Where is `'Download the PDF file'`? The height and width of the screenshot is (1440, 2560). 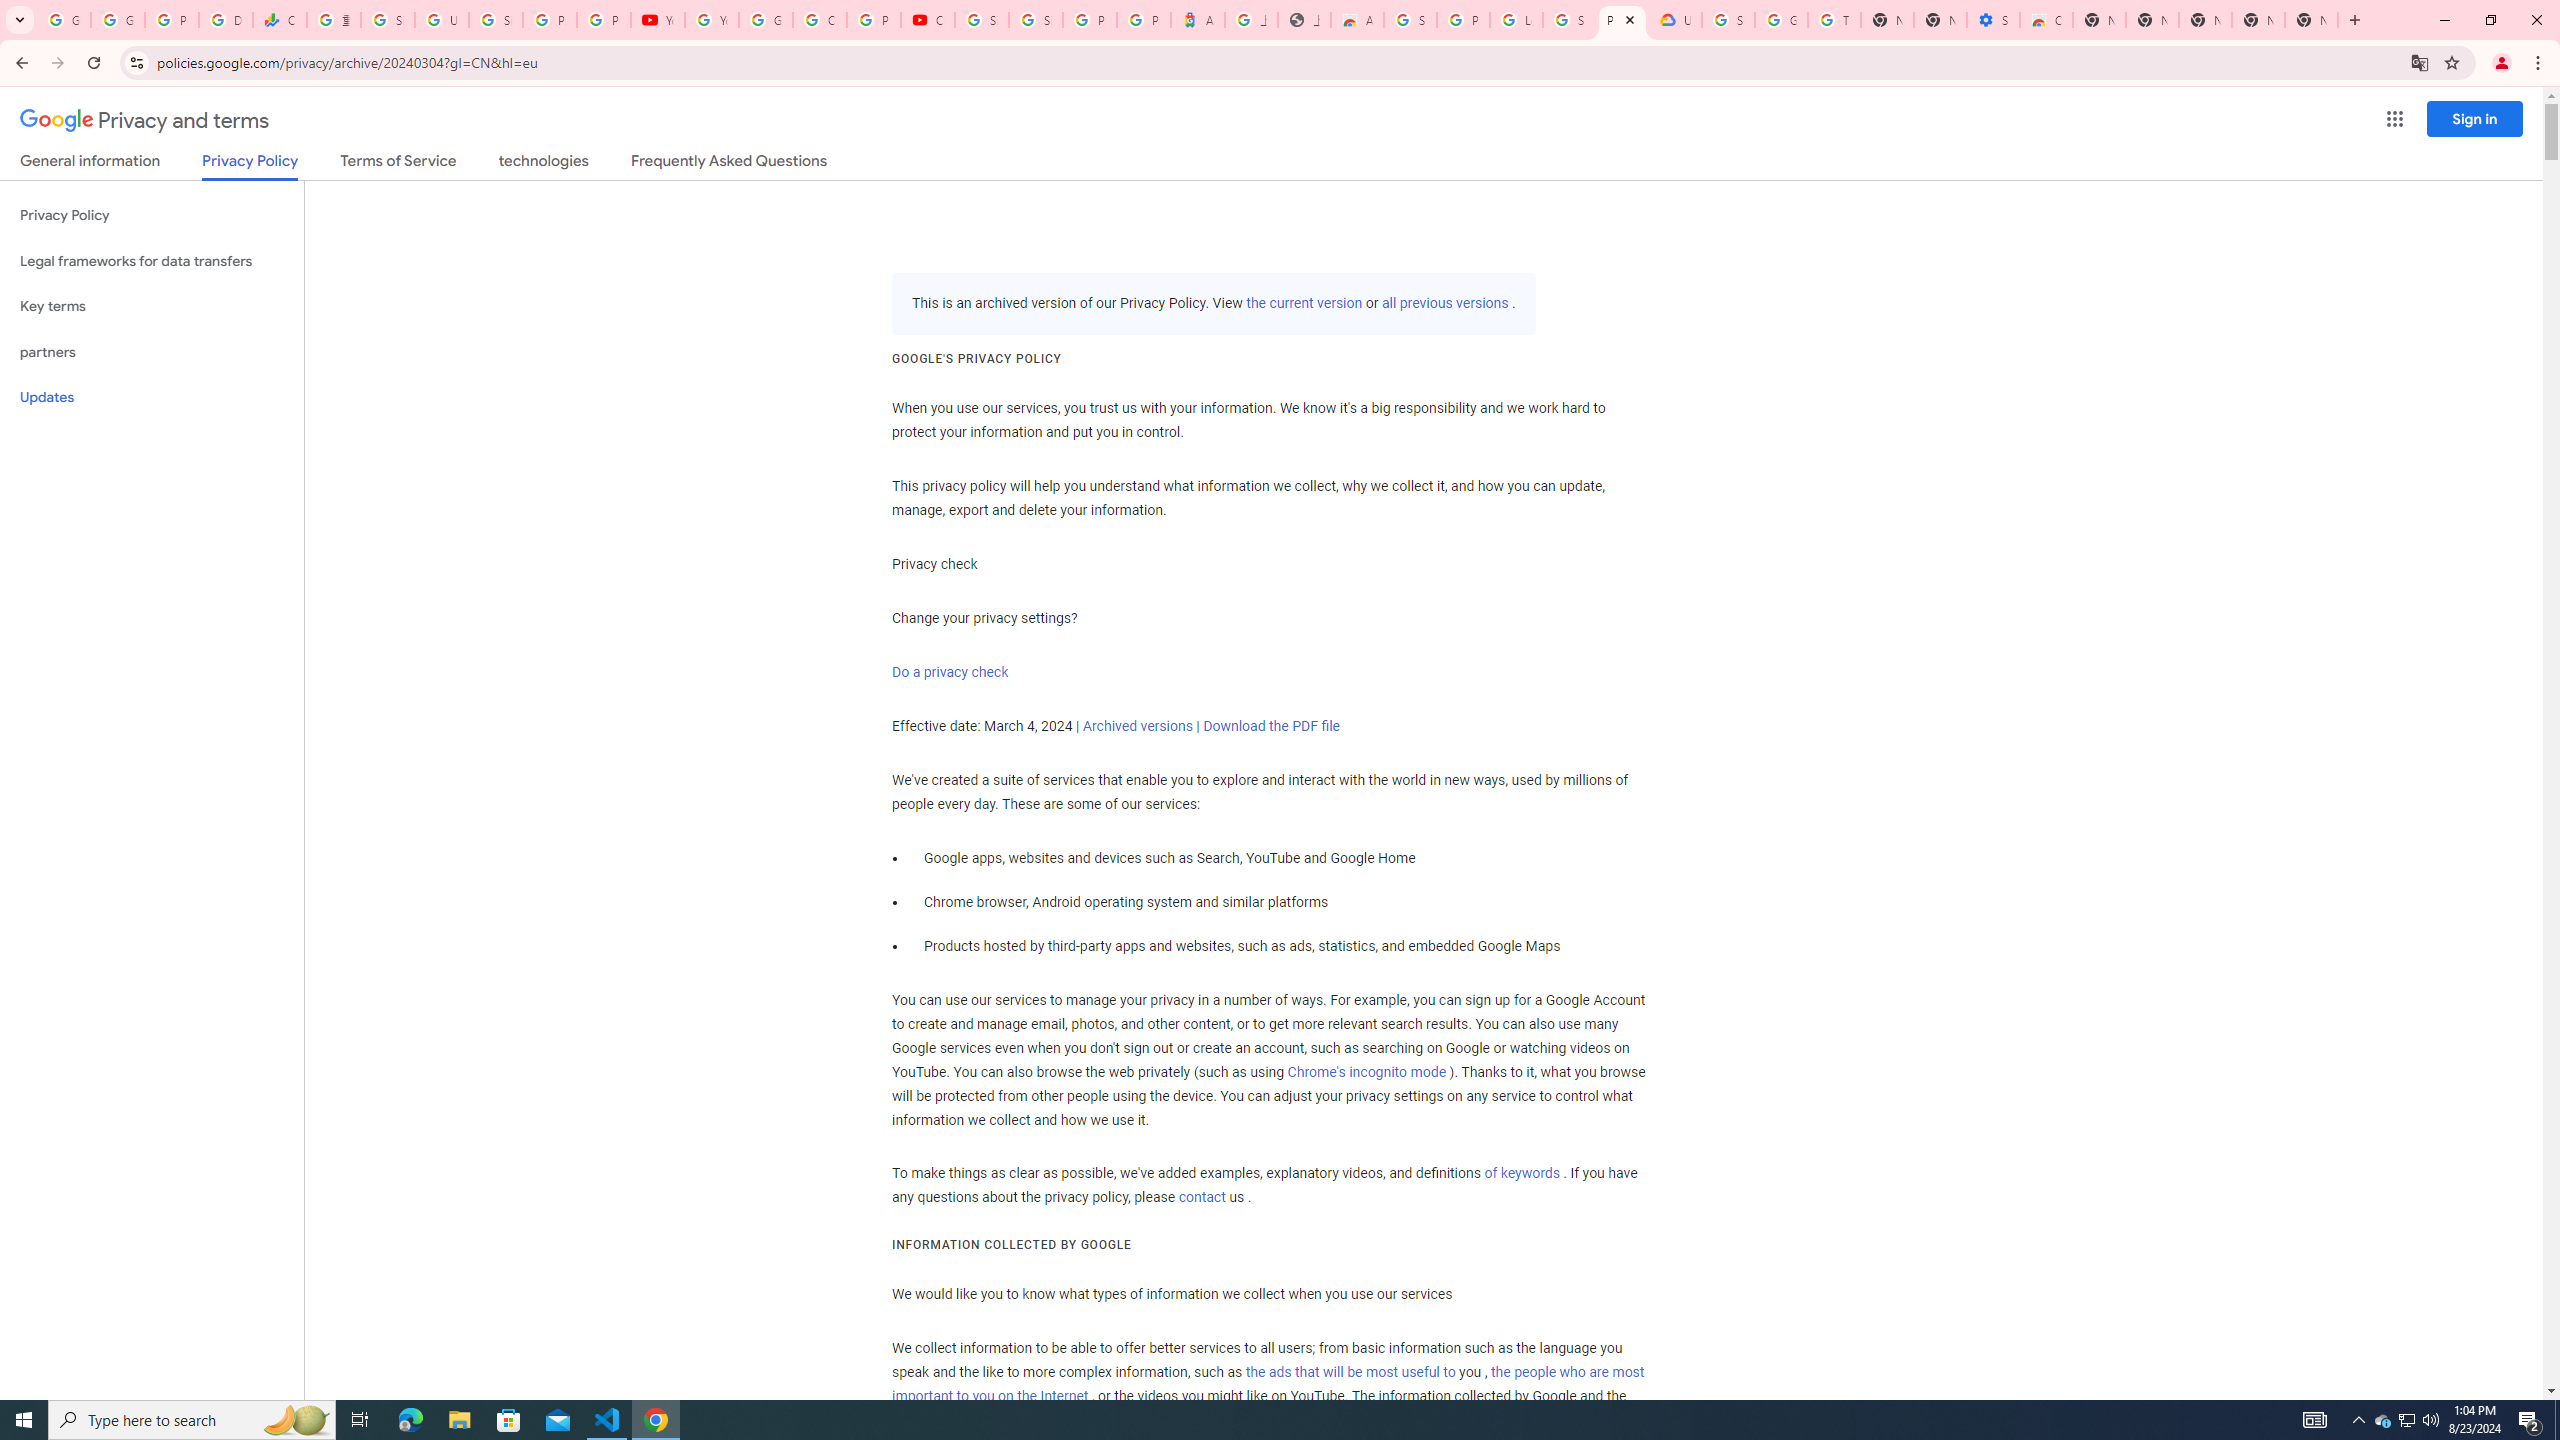 'Download the PDF file' is located at coordinates (1271, 724).